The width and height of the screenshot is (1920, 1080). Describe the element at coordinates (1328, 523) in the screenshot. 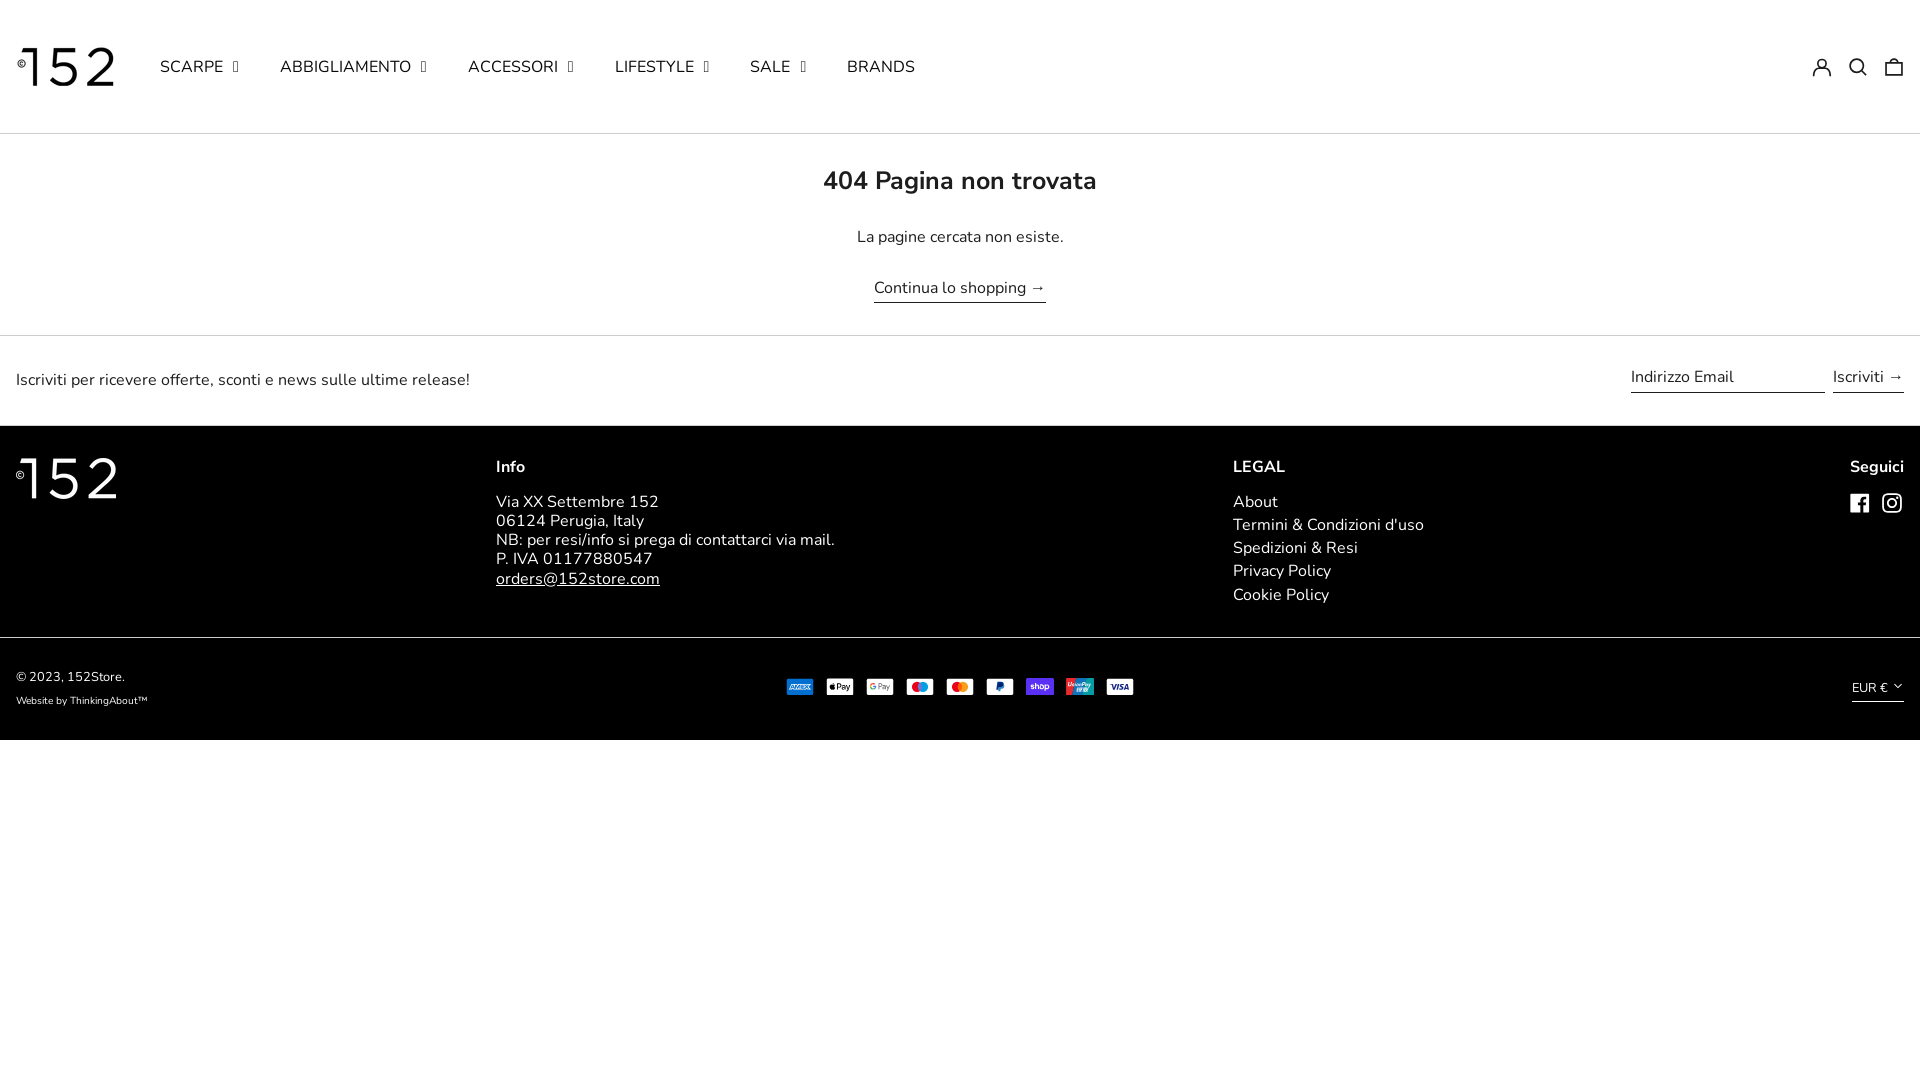

I see `'Termini & Condizioni d'uso'` at that location.